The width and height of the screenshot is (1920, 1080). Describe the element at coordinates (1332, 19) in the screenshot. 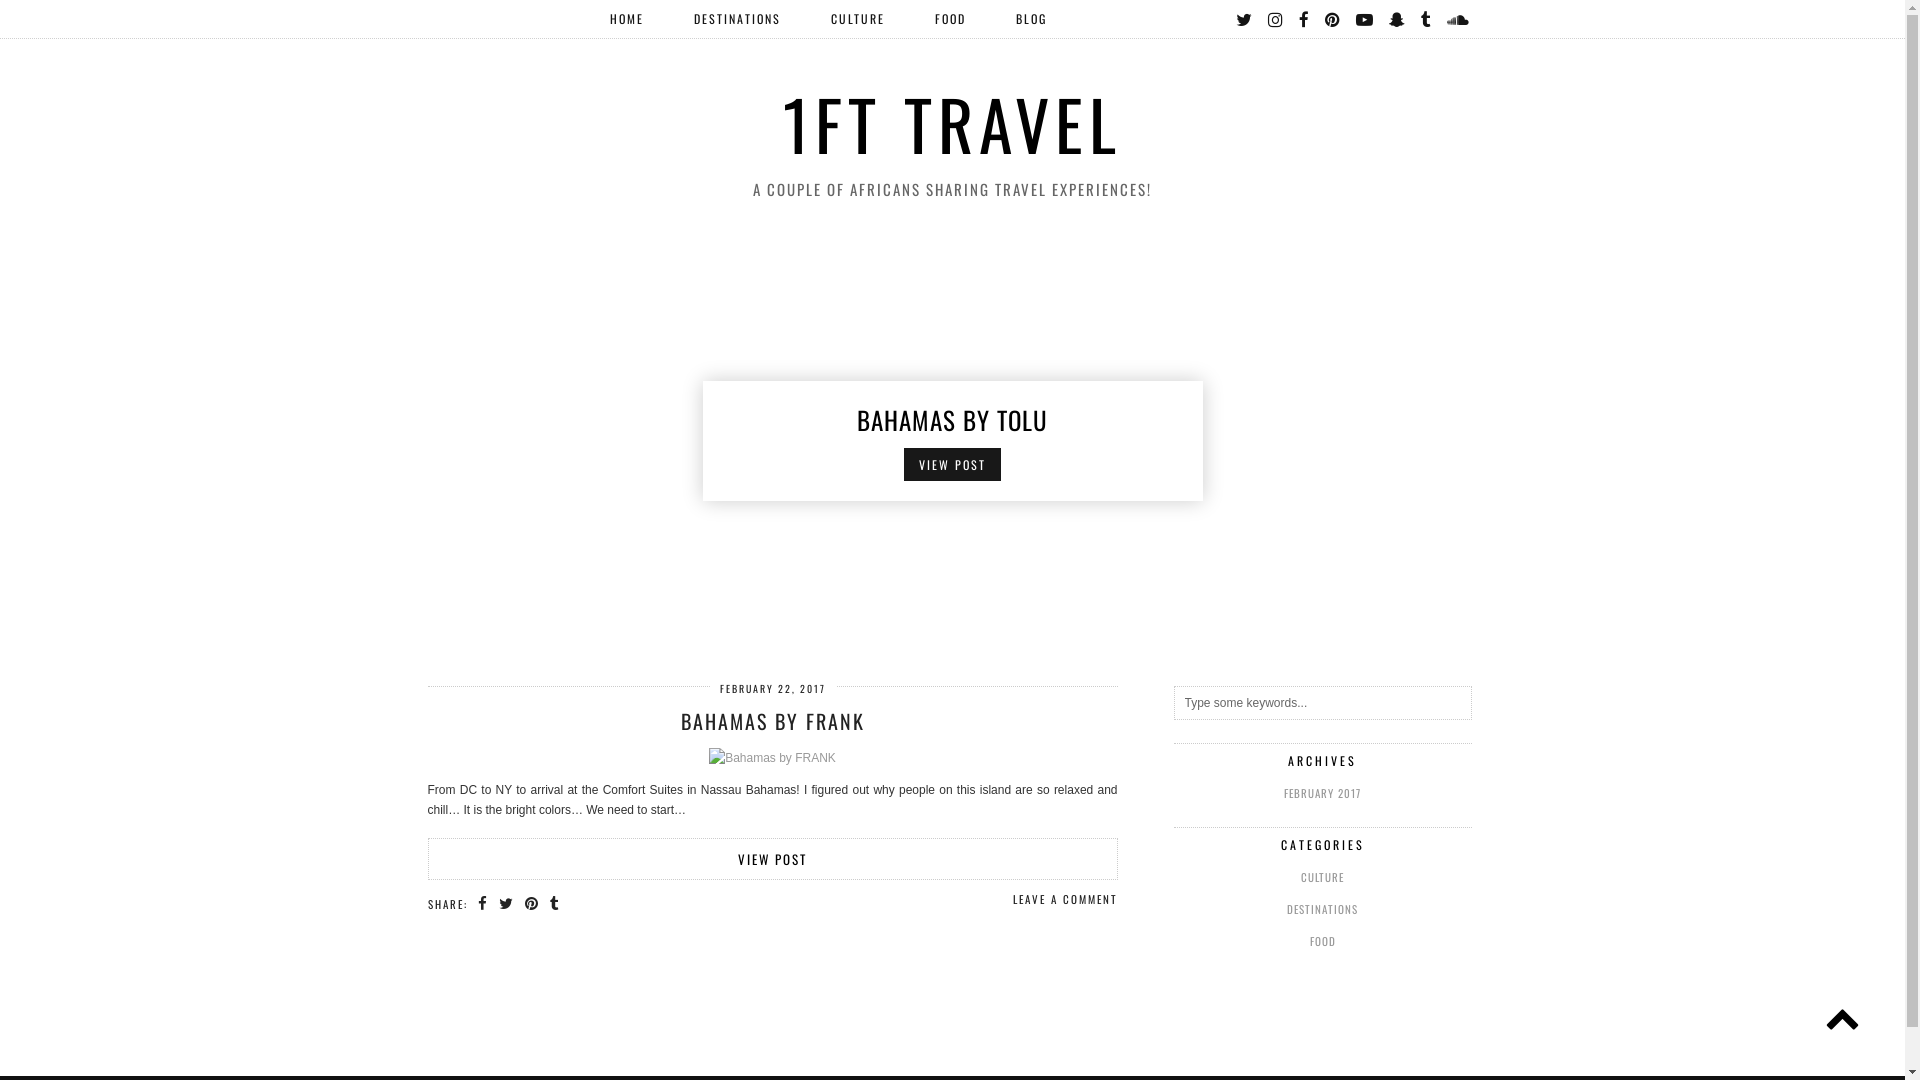

I see `'pinterest'` at that location.